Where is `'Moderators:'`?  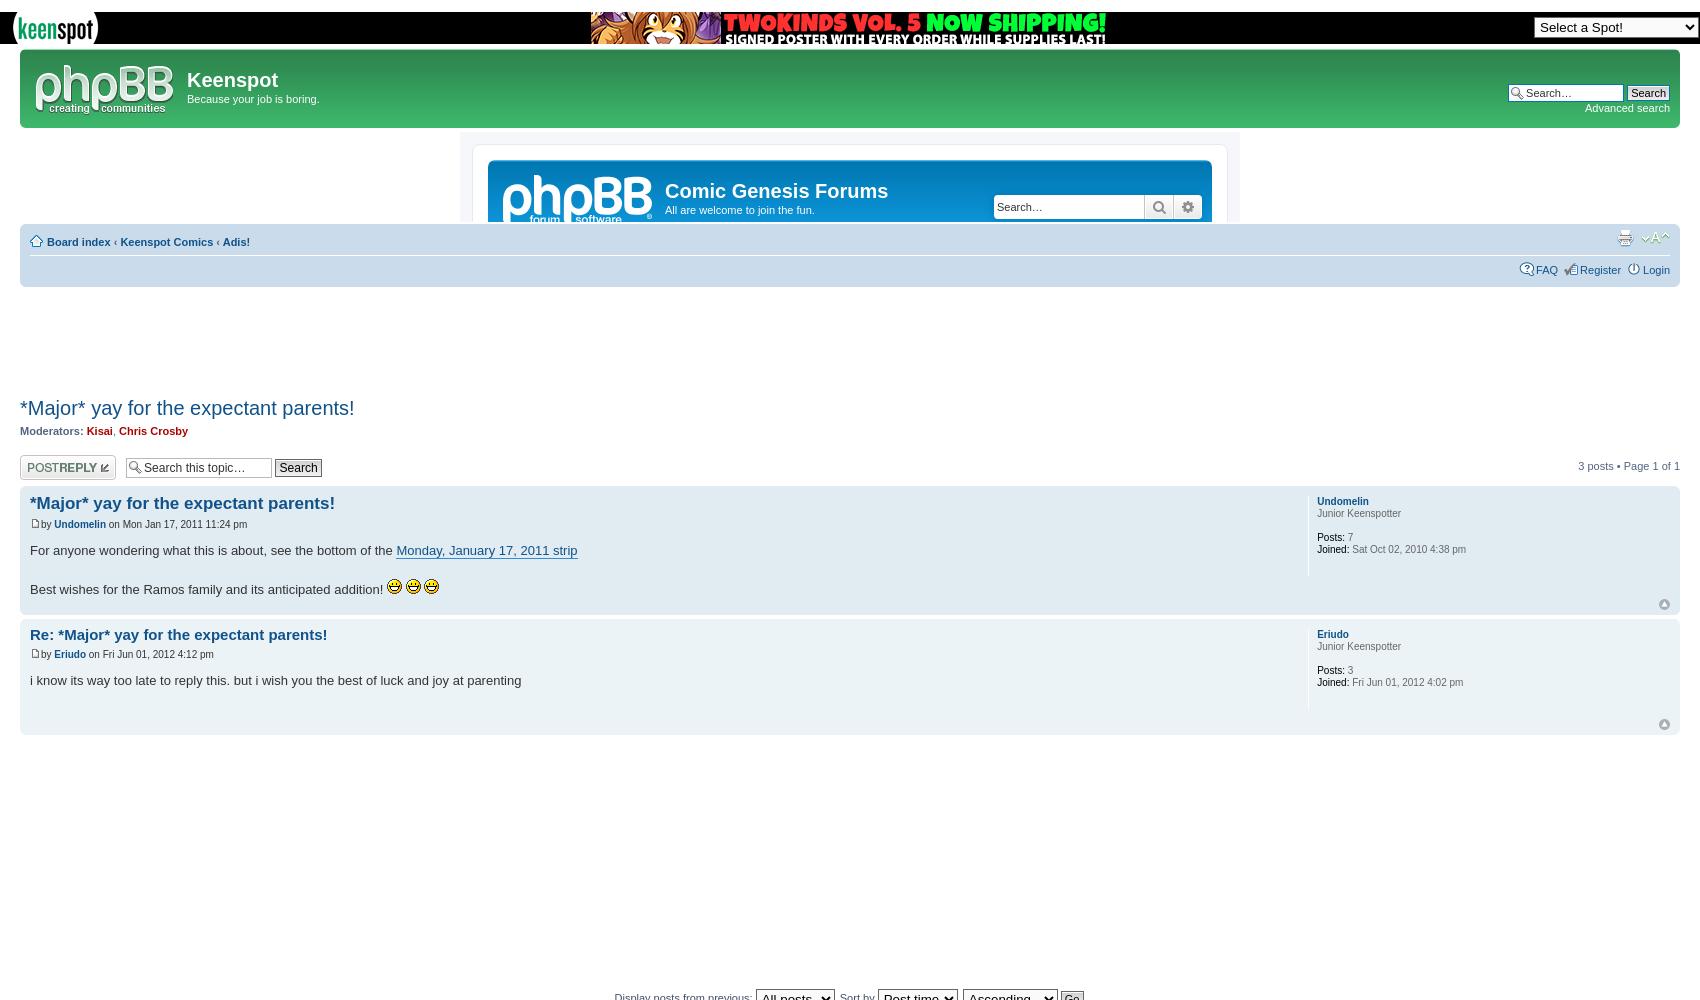 'Moderators:' is located at coordinates (51, 431).